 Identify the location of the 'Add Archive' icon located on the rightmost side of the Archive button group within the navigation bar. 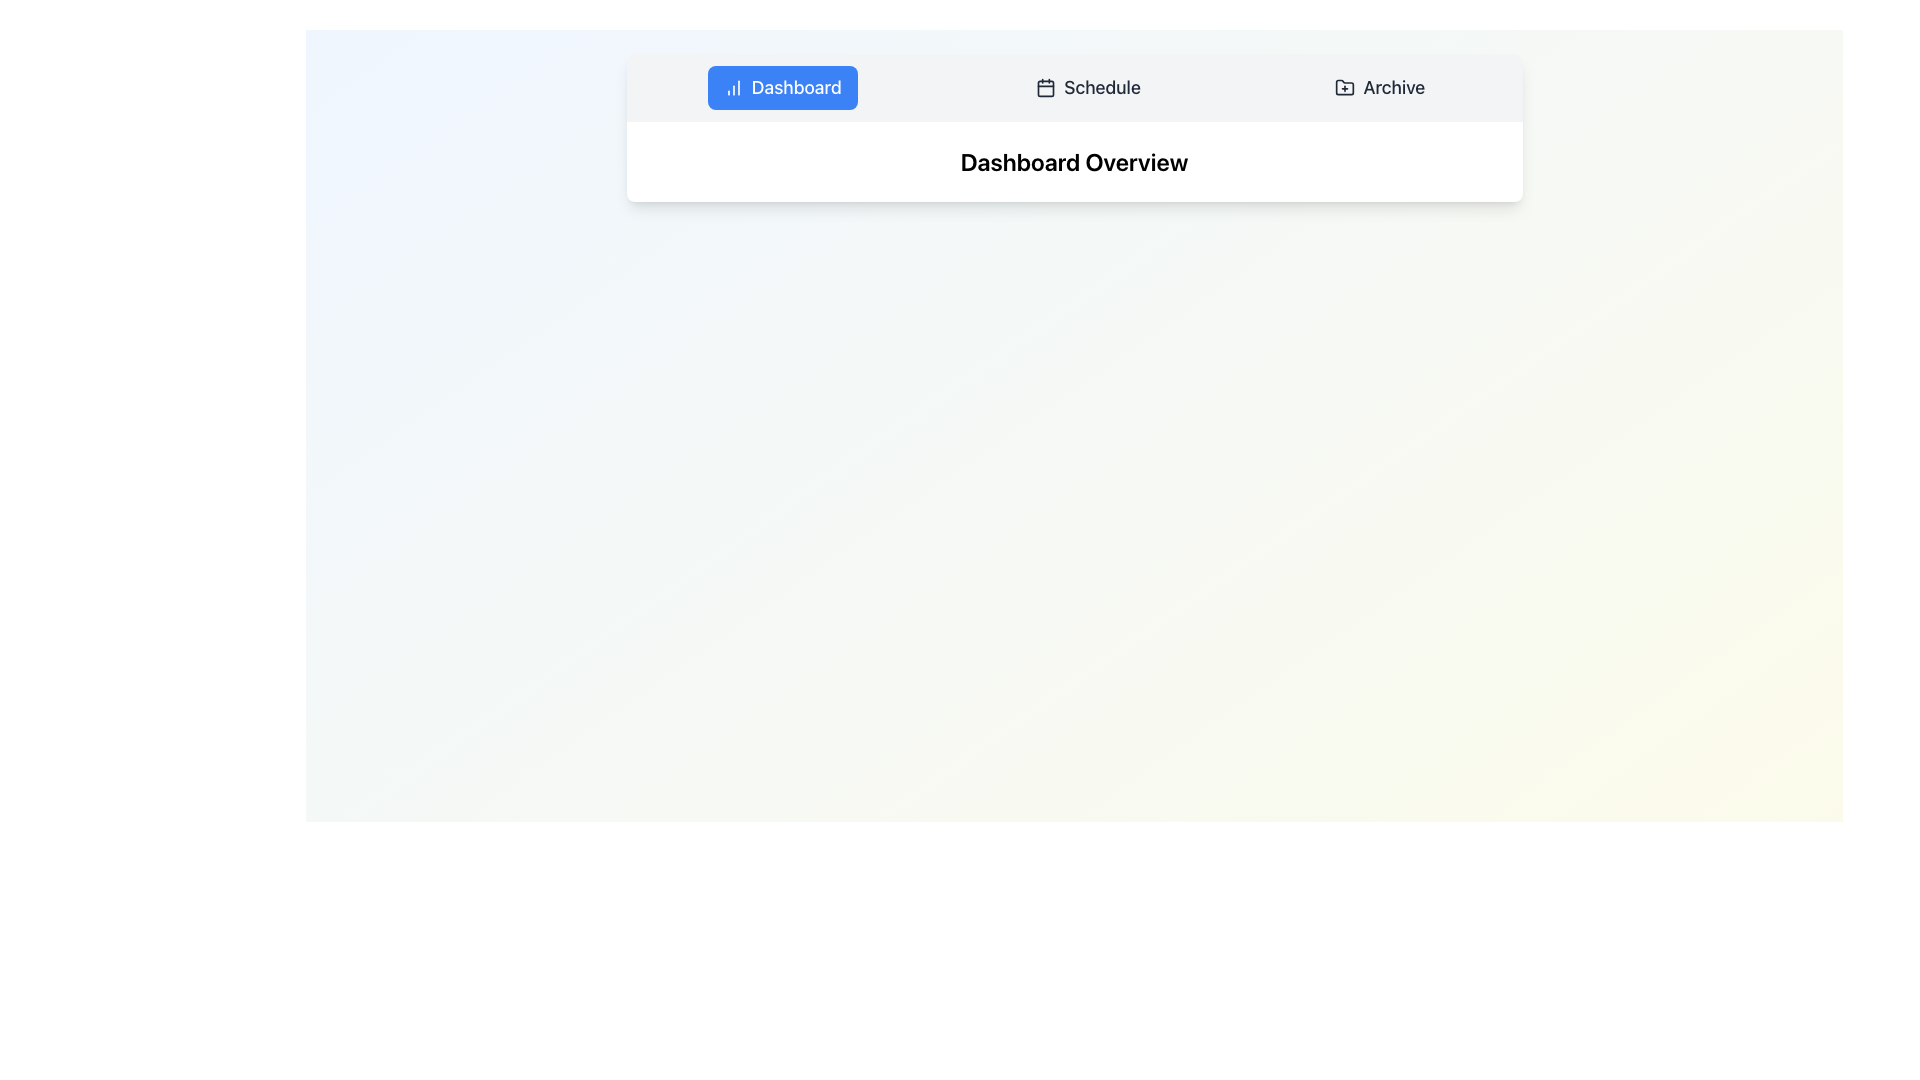
(1345, 87).